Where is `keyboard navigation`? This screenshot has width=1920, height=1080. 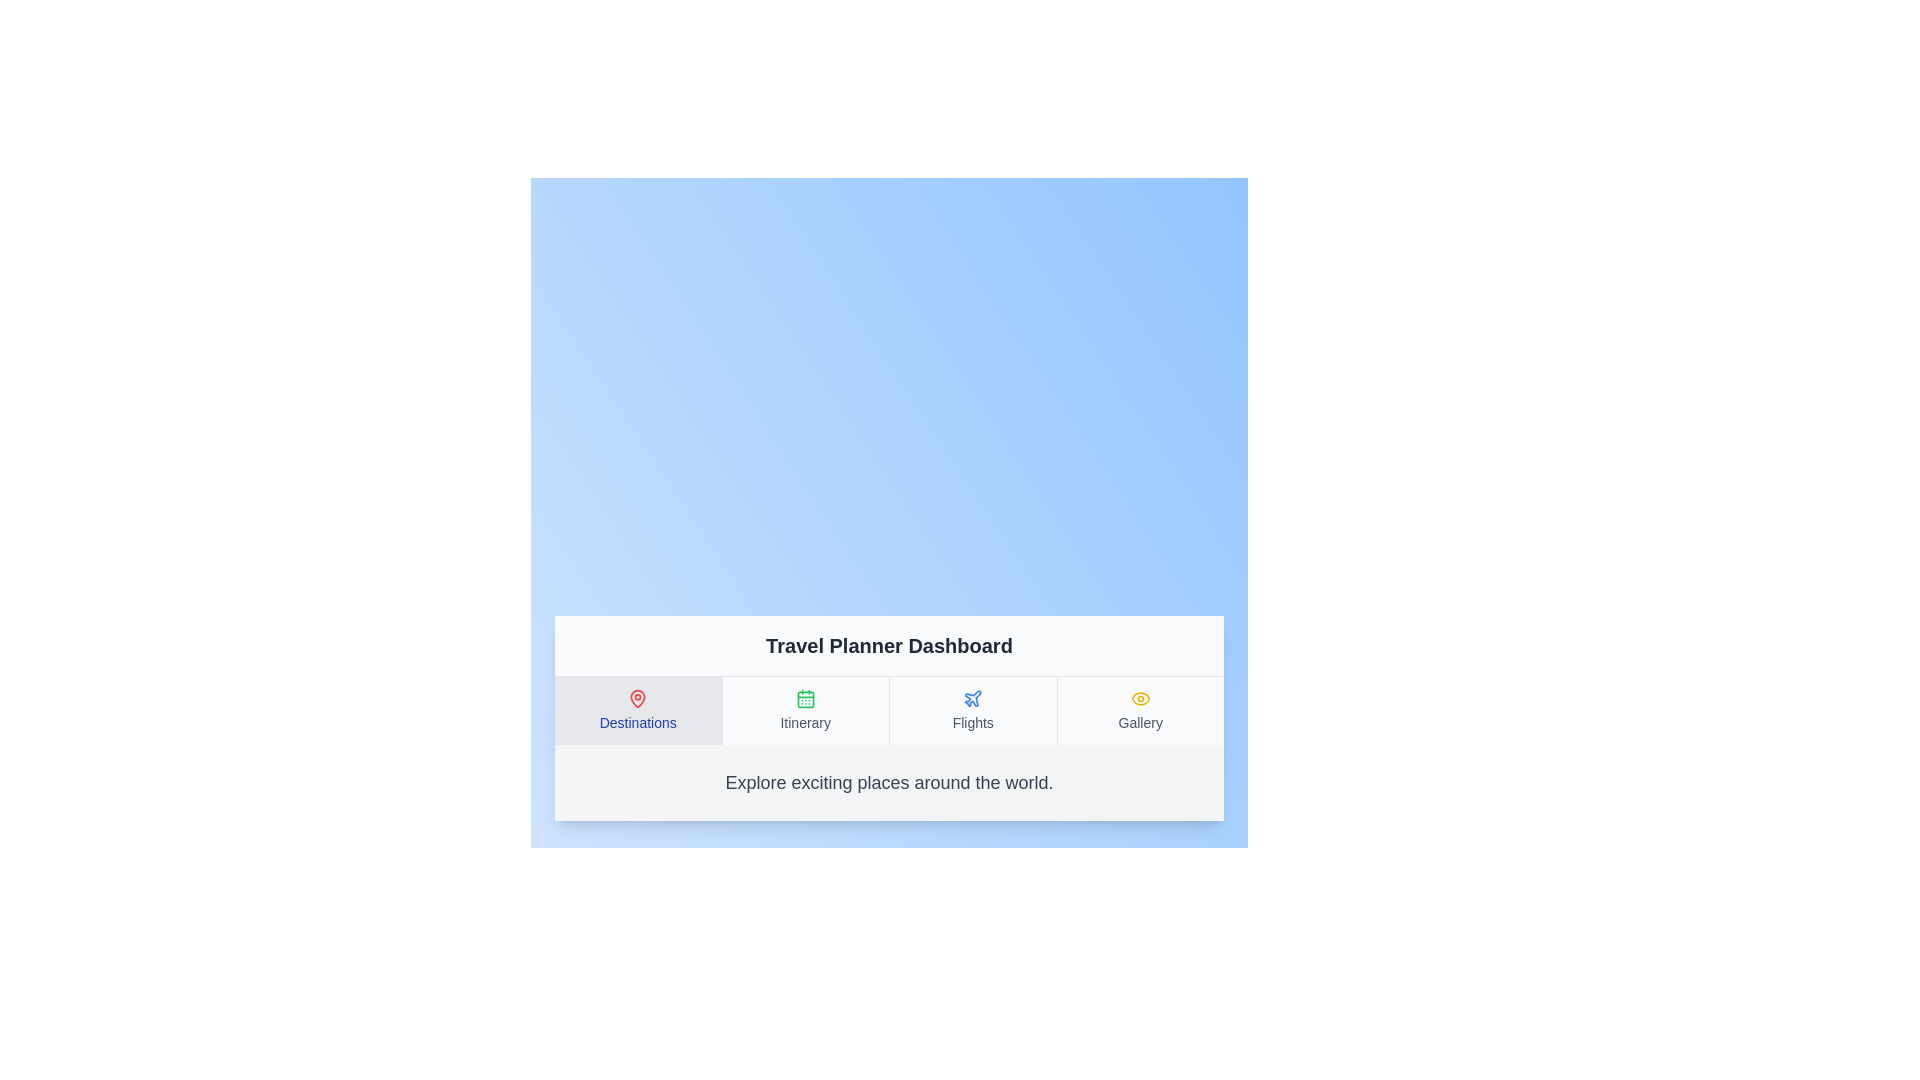 keyboard navigation is located at coordinates (1140, 709).